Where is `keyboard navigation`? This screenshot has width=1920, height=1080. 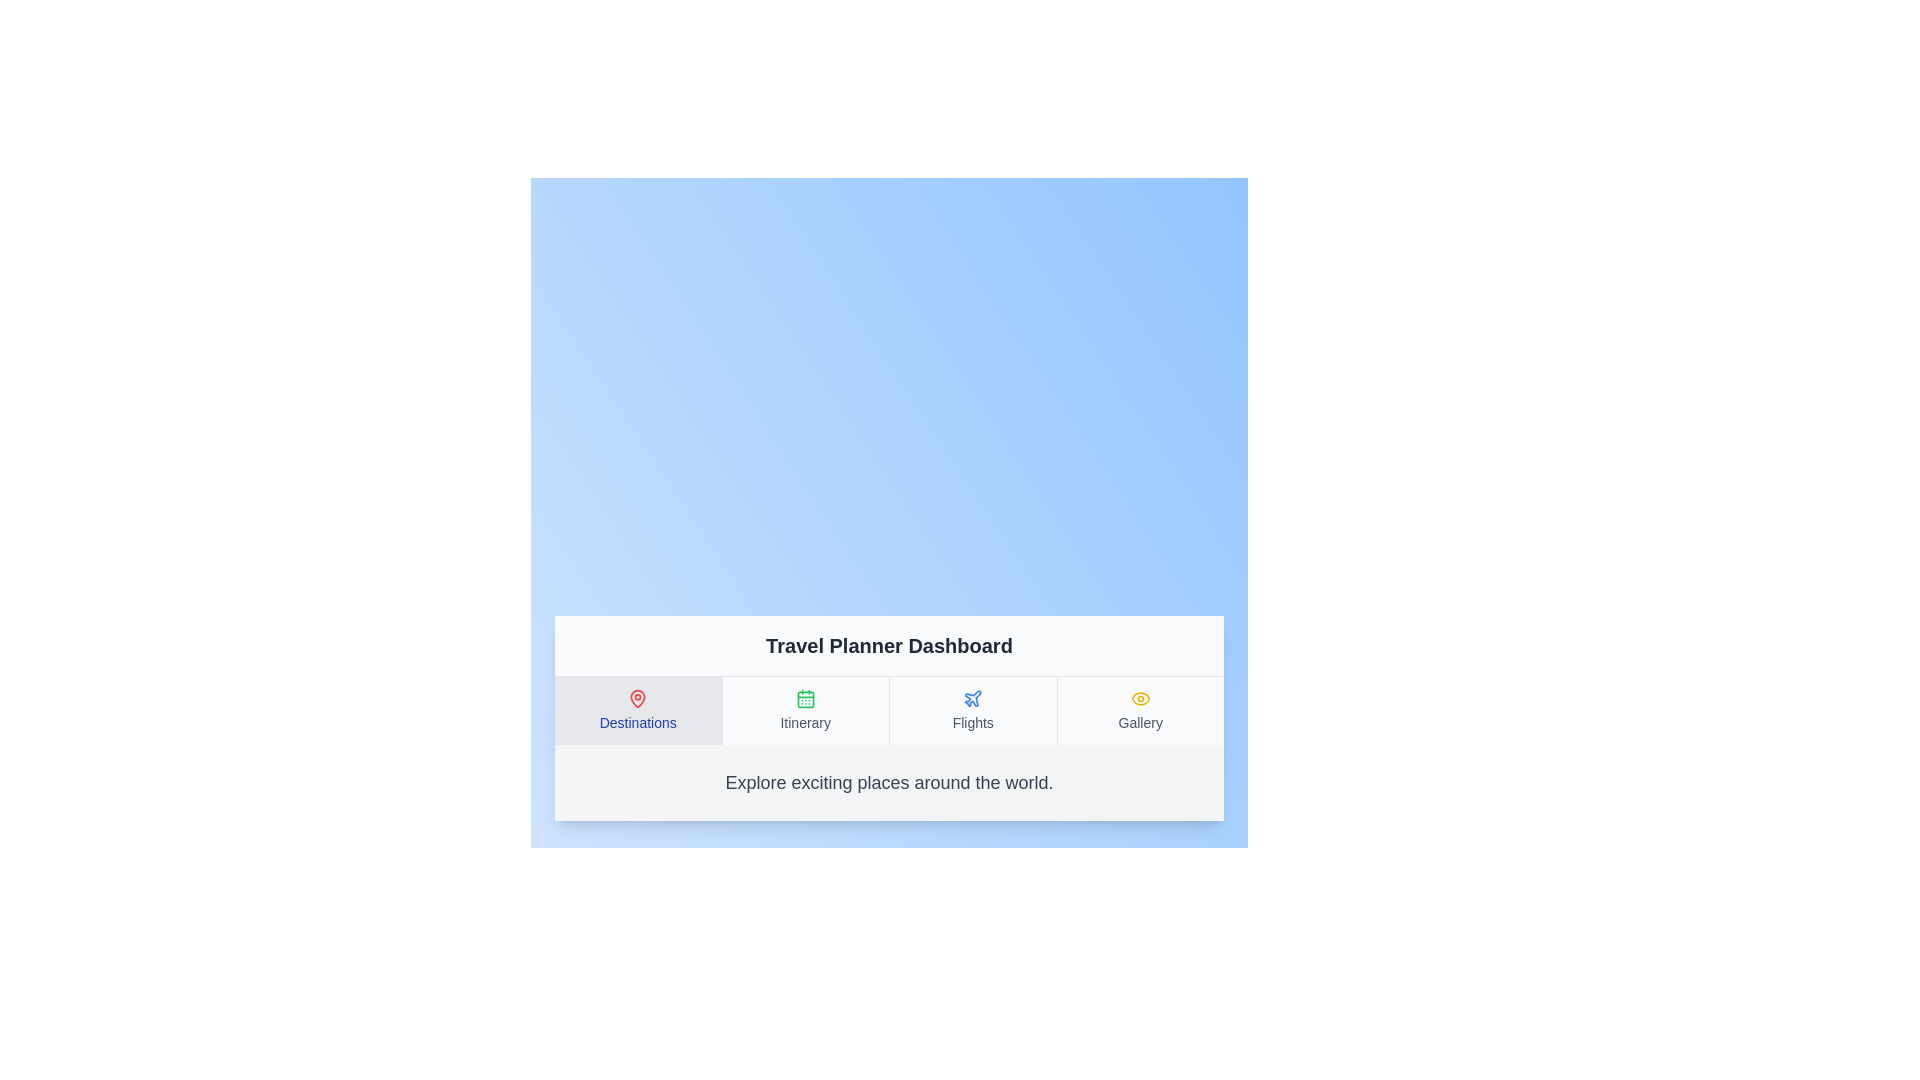 keyboard navigation is located at coordinates (1140, 709).